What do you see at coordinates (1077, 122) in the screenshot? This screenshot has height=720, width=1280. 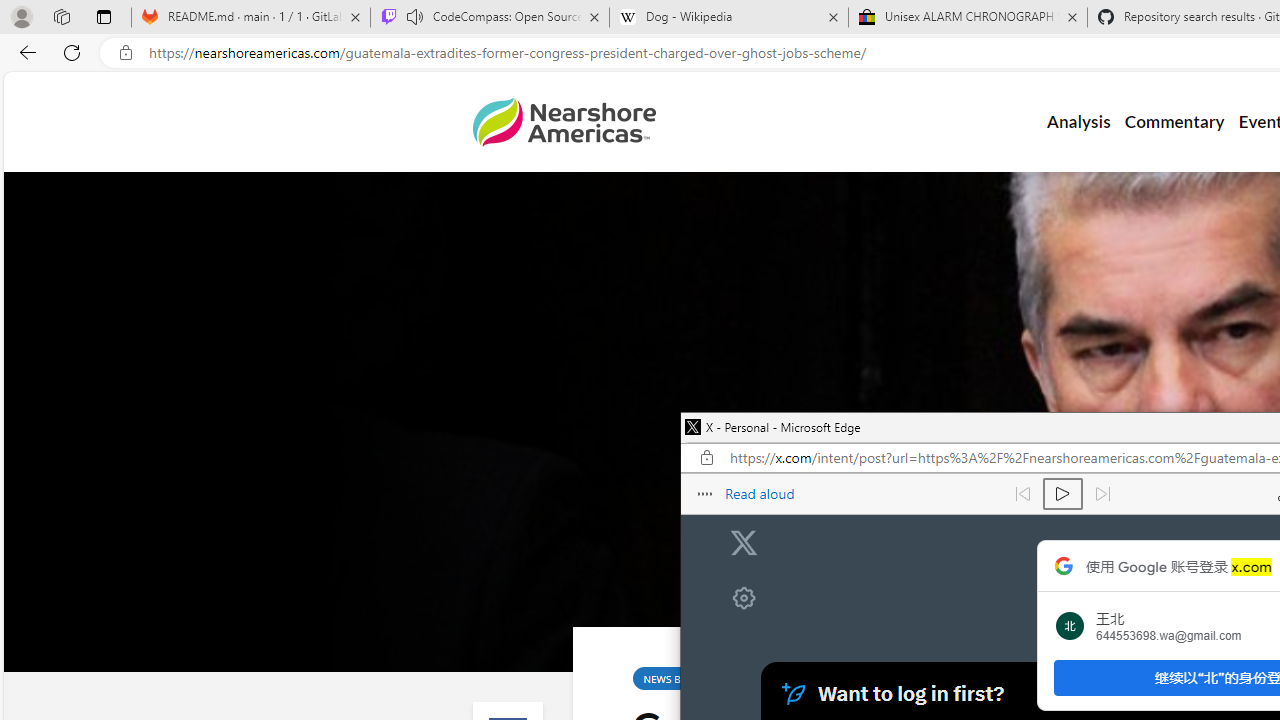 I see `'Analysis'` at bounding box center [1077, 122].